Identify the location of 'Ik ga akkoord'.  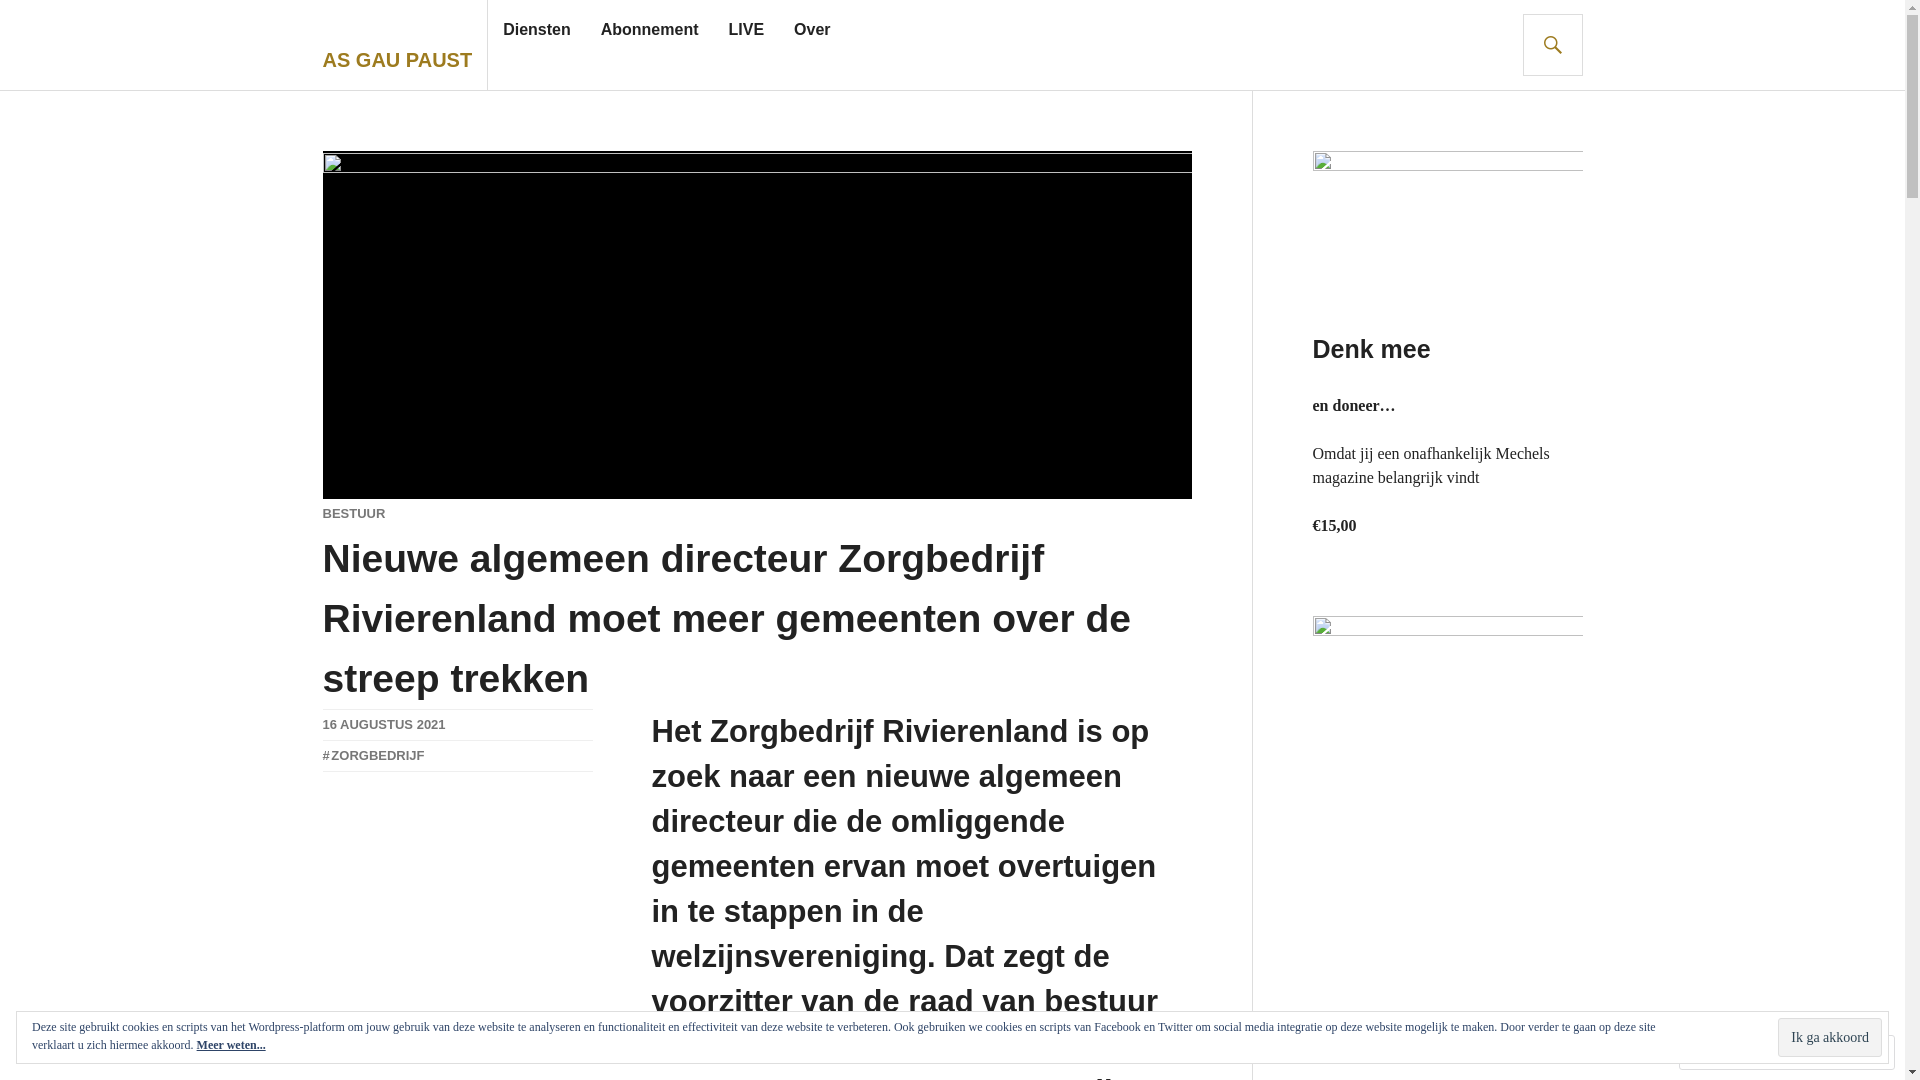
(1829, 1036).